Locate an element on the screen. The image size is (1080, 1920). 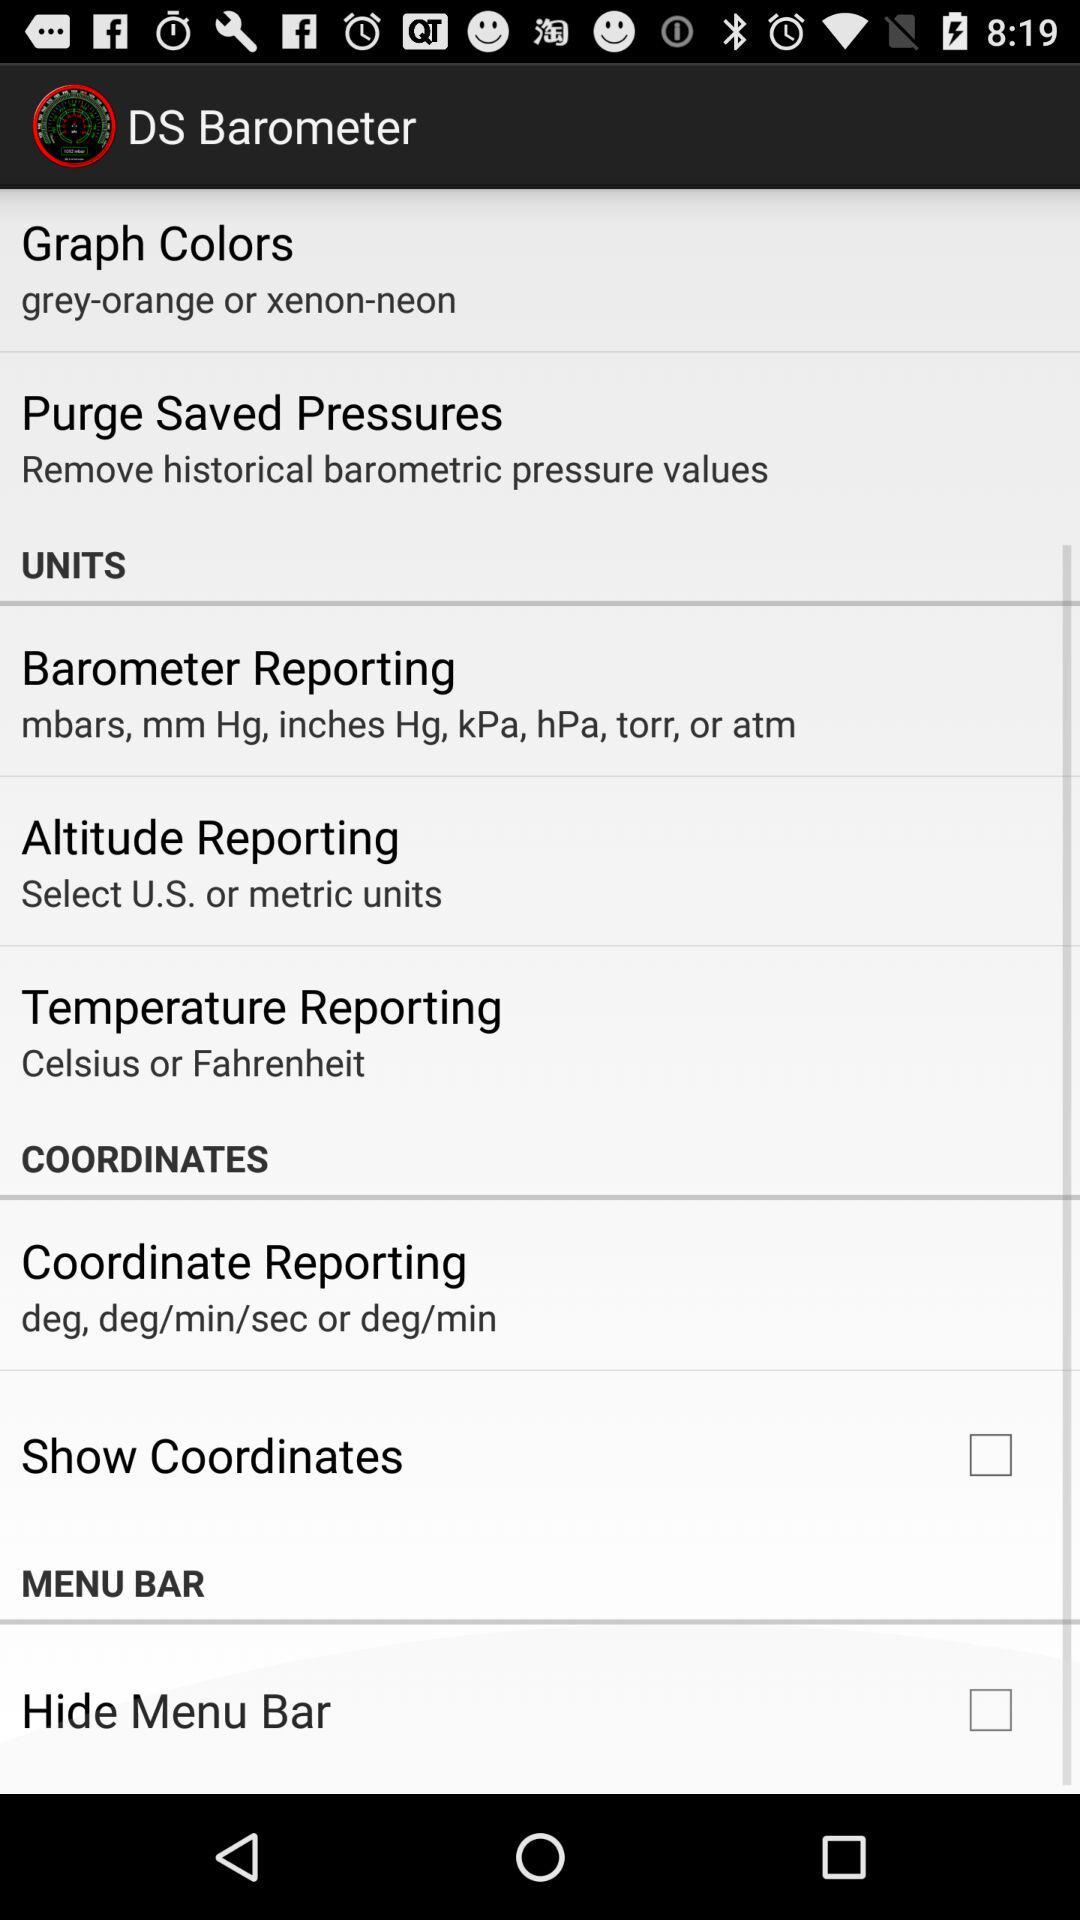
the grey orange or app is located at coordinates (237, 297).